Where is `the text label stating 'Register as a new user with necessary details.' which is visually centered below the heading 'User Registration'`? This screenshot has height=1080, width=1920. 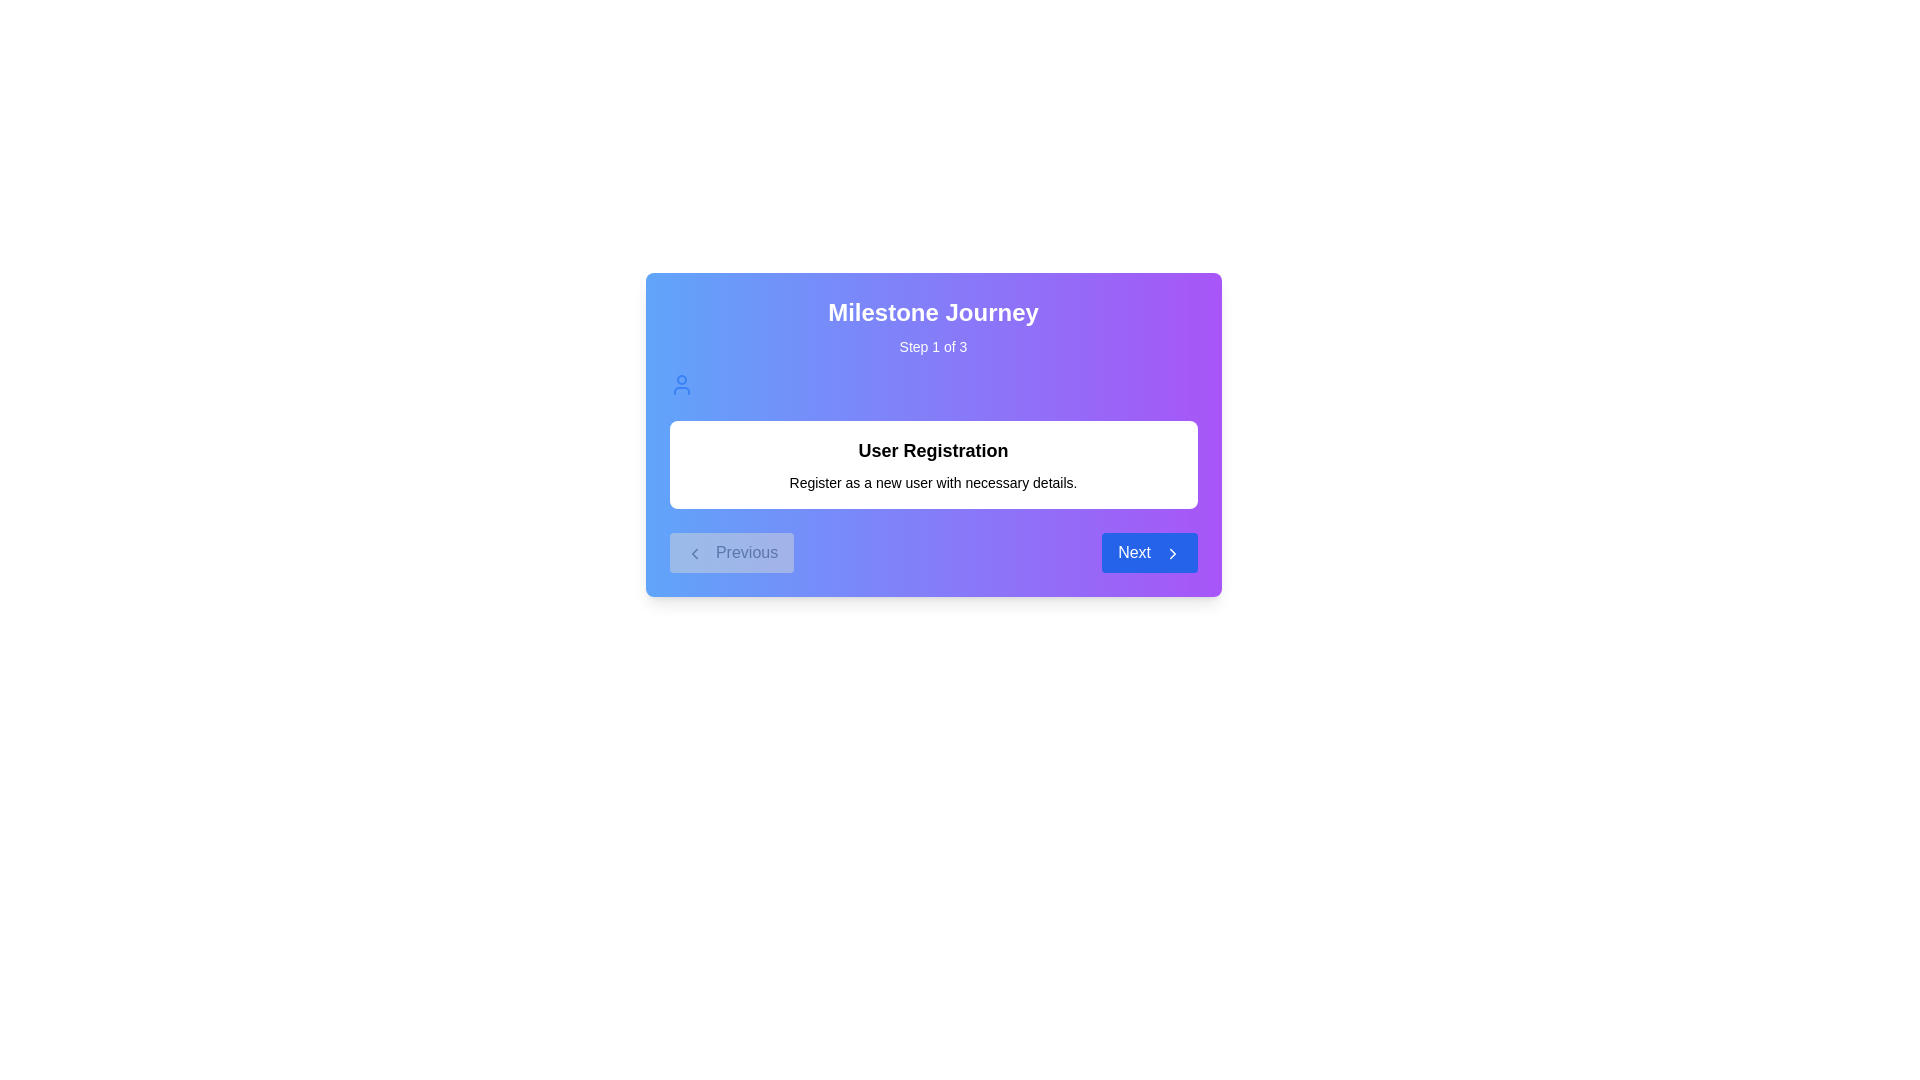
the text label stating 'Register as a new user with necessary details.' which is visually centered below the heading 'User Registration' is located at coordinates (932, 482).